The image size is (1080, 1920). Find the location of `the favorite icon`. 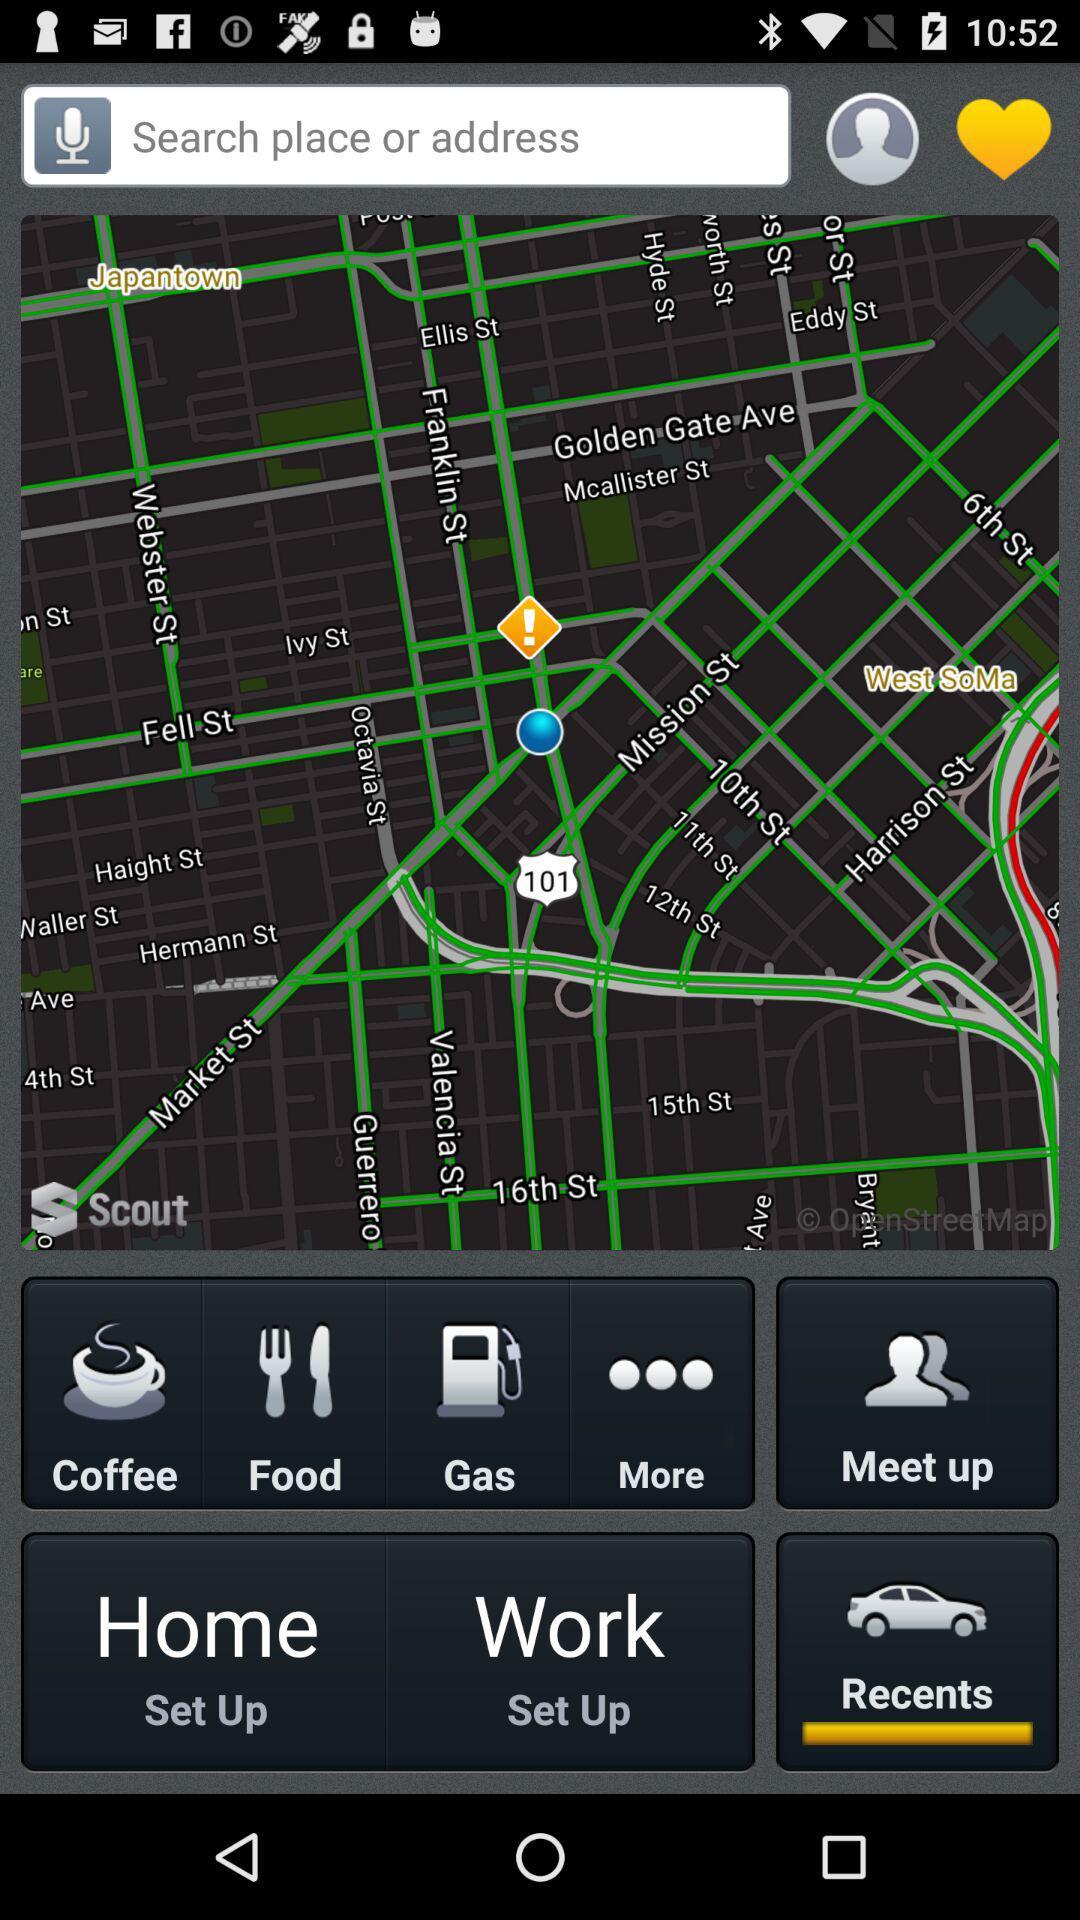

the favorite icon is located at coordinates (1000, 129).